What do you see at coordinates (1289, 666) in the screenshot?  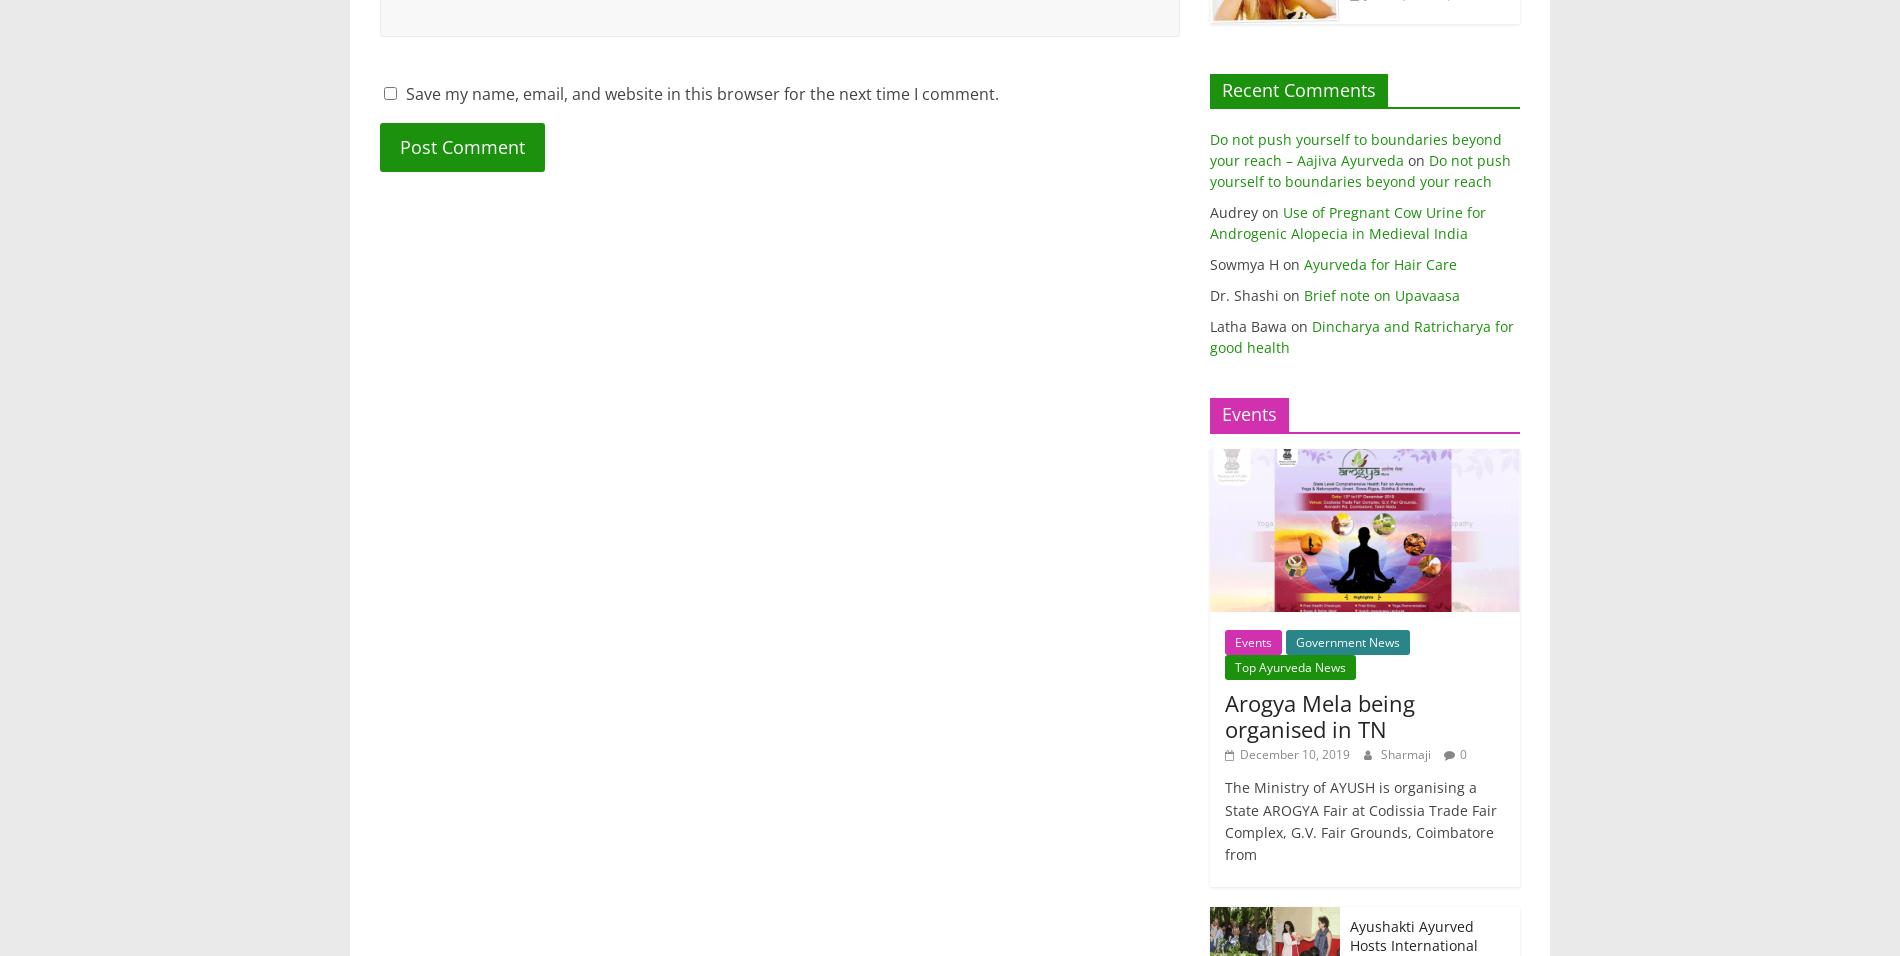 I see `'Top Ayurveda News'` at bounding box center [1289, 666].